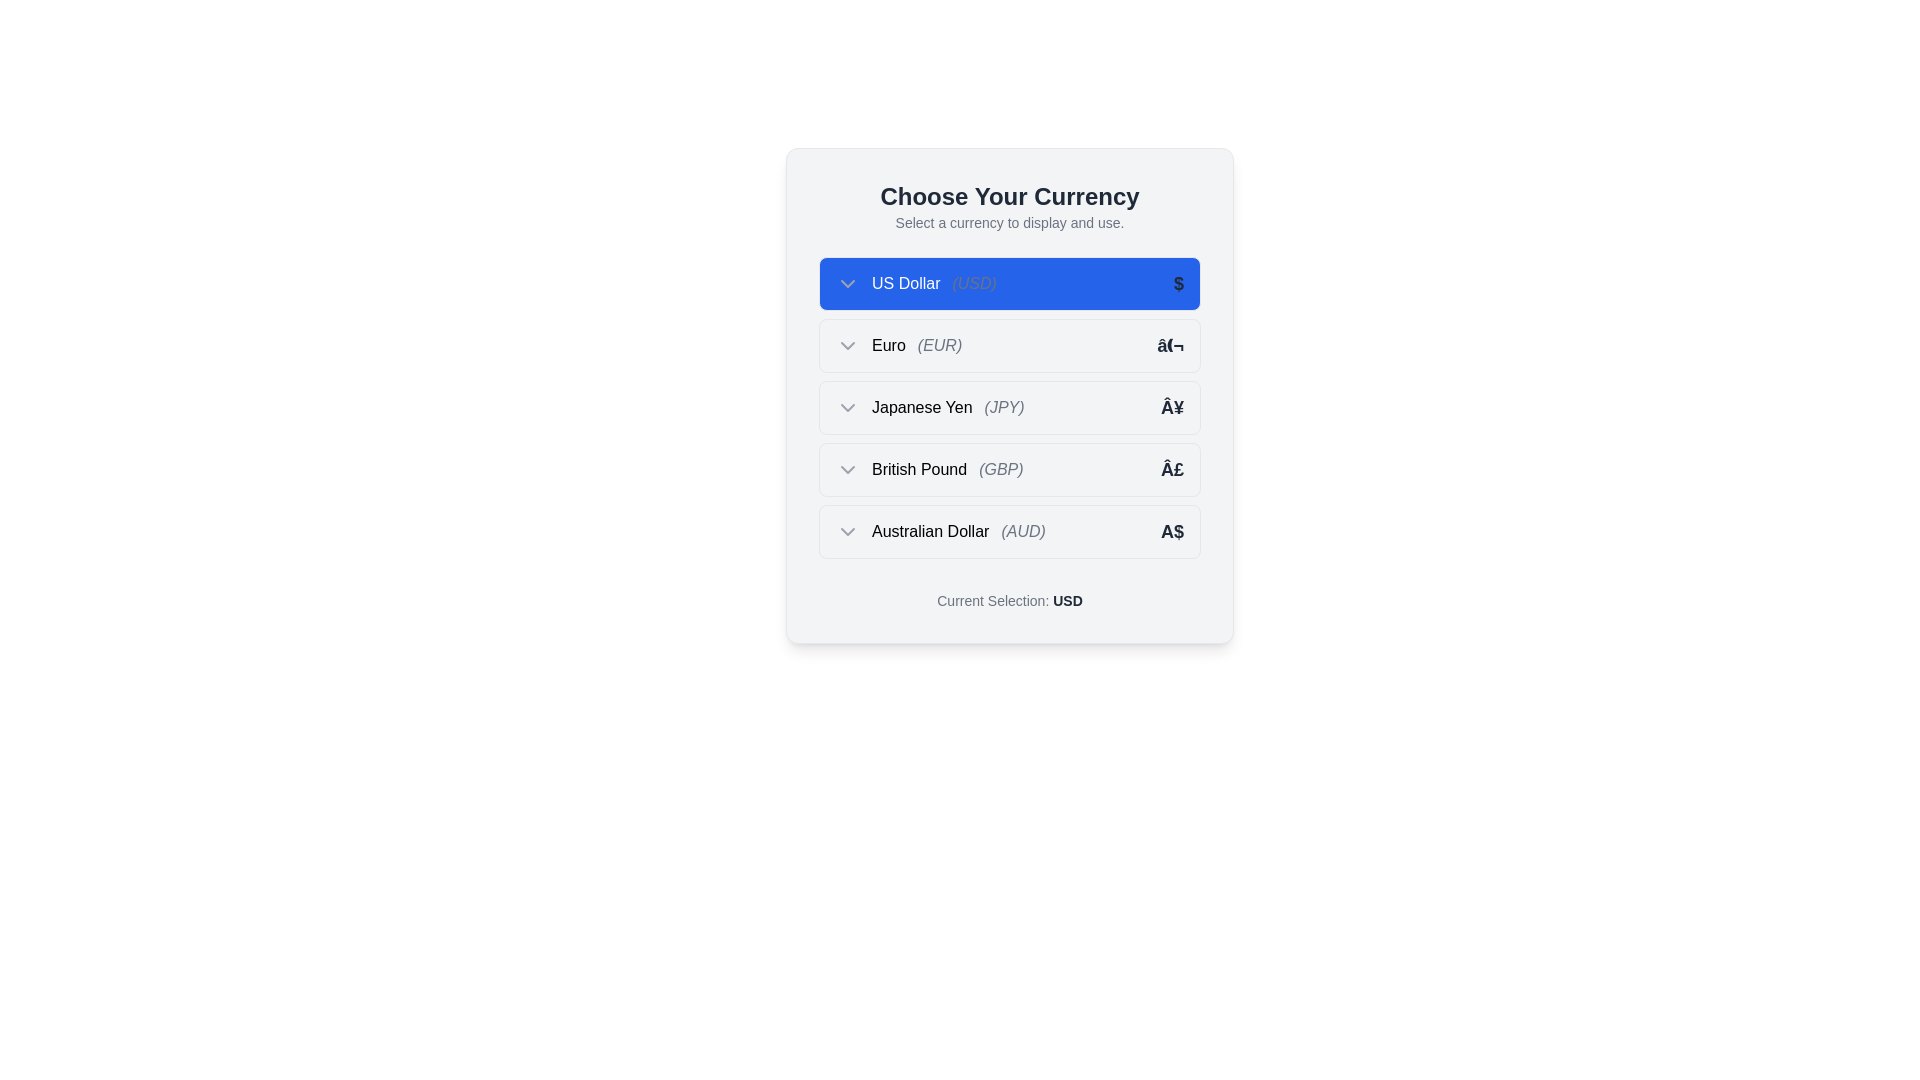  What do you see at coordinates (929, 407) in the screenshot?
I see `the 'Japanese Yen' text and icon group in the currency selection list` at bounding box center [929, 407].